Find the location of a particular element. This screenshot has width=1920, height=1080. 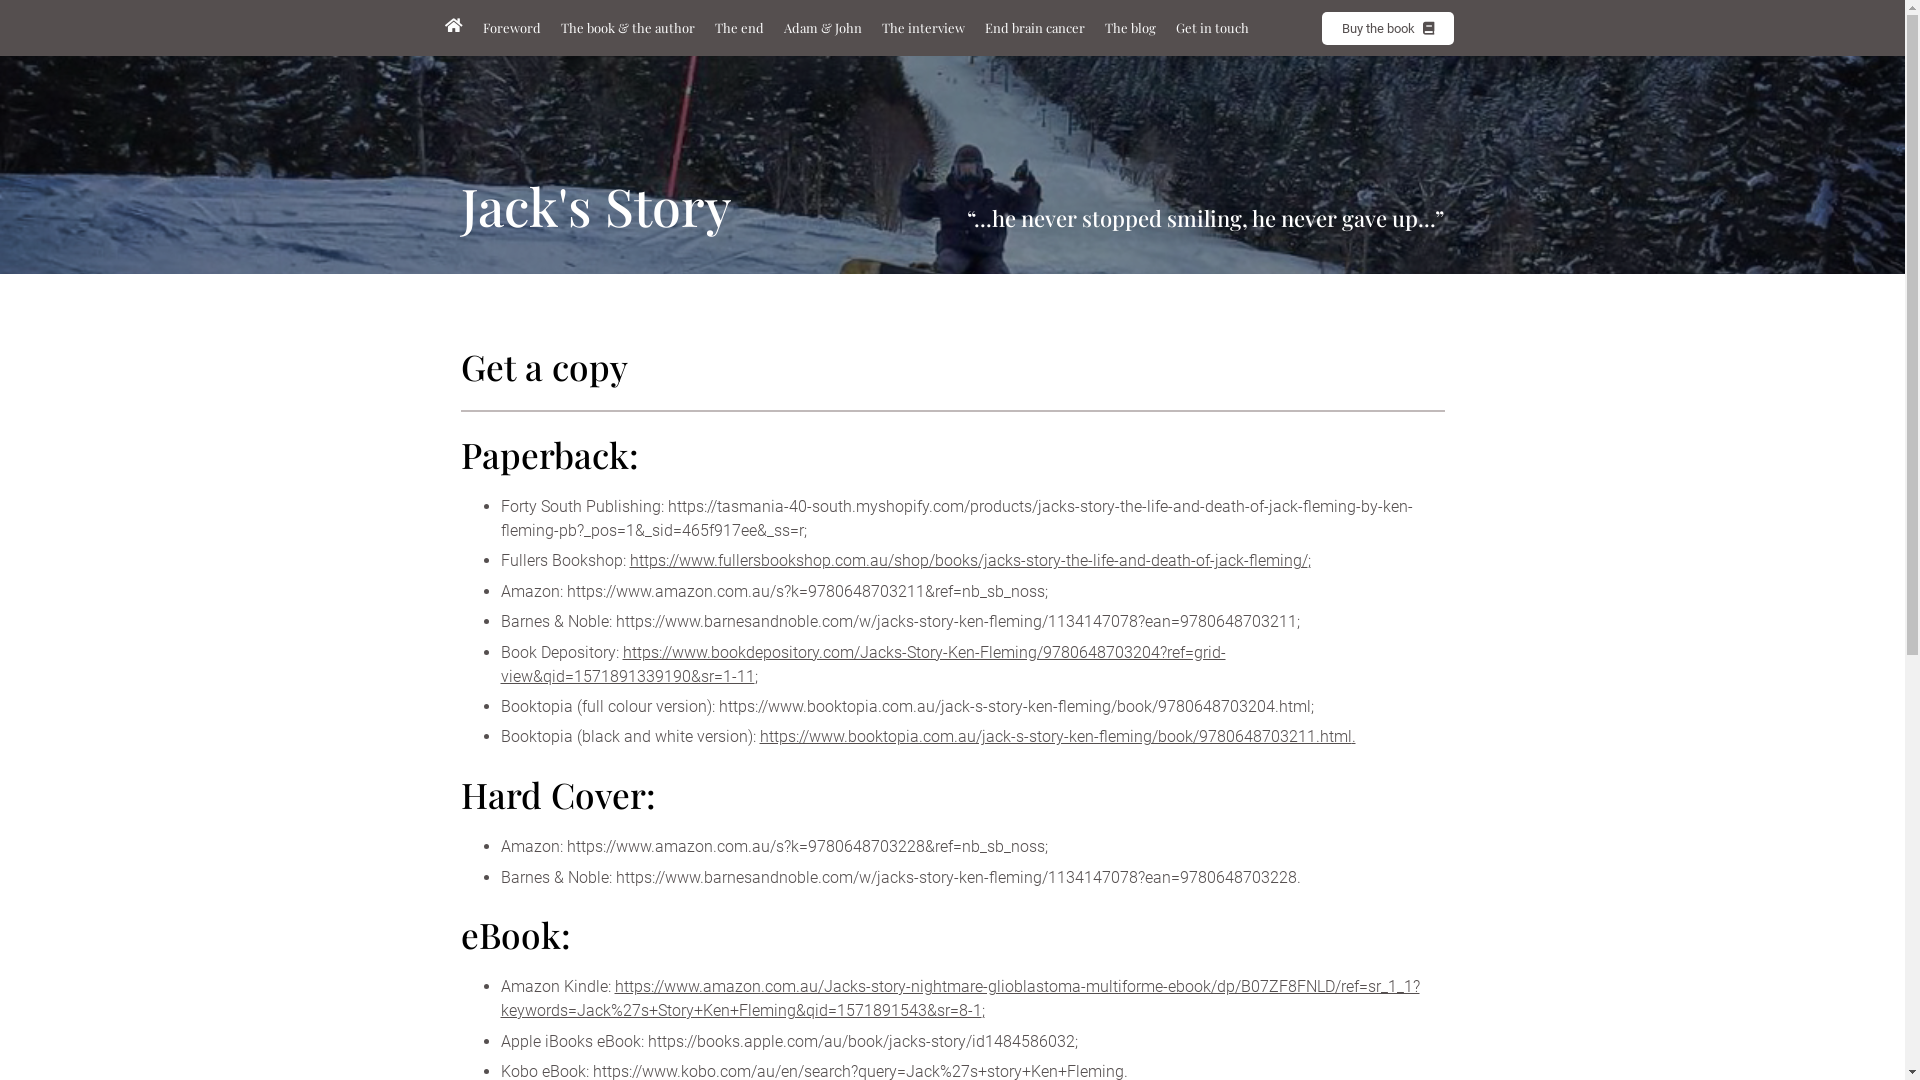

'The interview' is located at coordinates (922, 27).